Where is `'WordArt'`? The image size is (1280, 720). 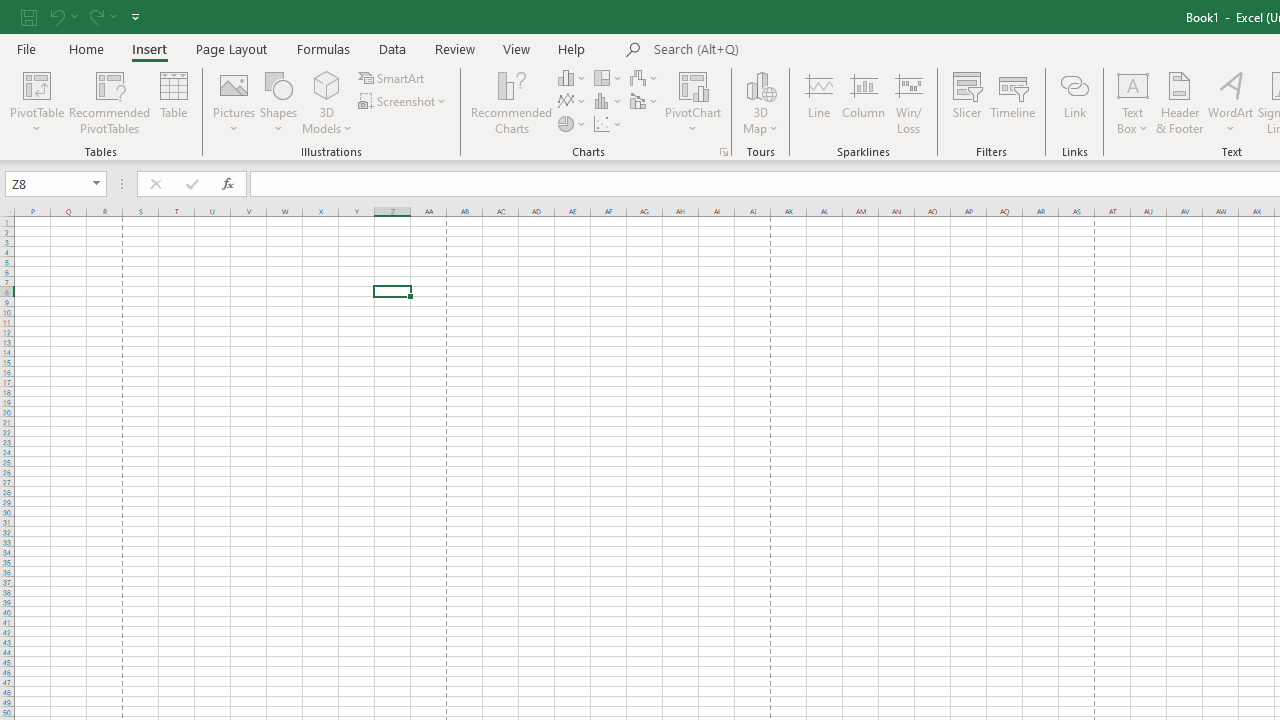 'WordArt' is located at coordinates (1229, 103).